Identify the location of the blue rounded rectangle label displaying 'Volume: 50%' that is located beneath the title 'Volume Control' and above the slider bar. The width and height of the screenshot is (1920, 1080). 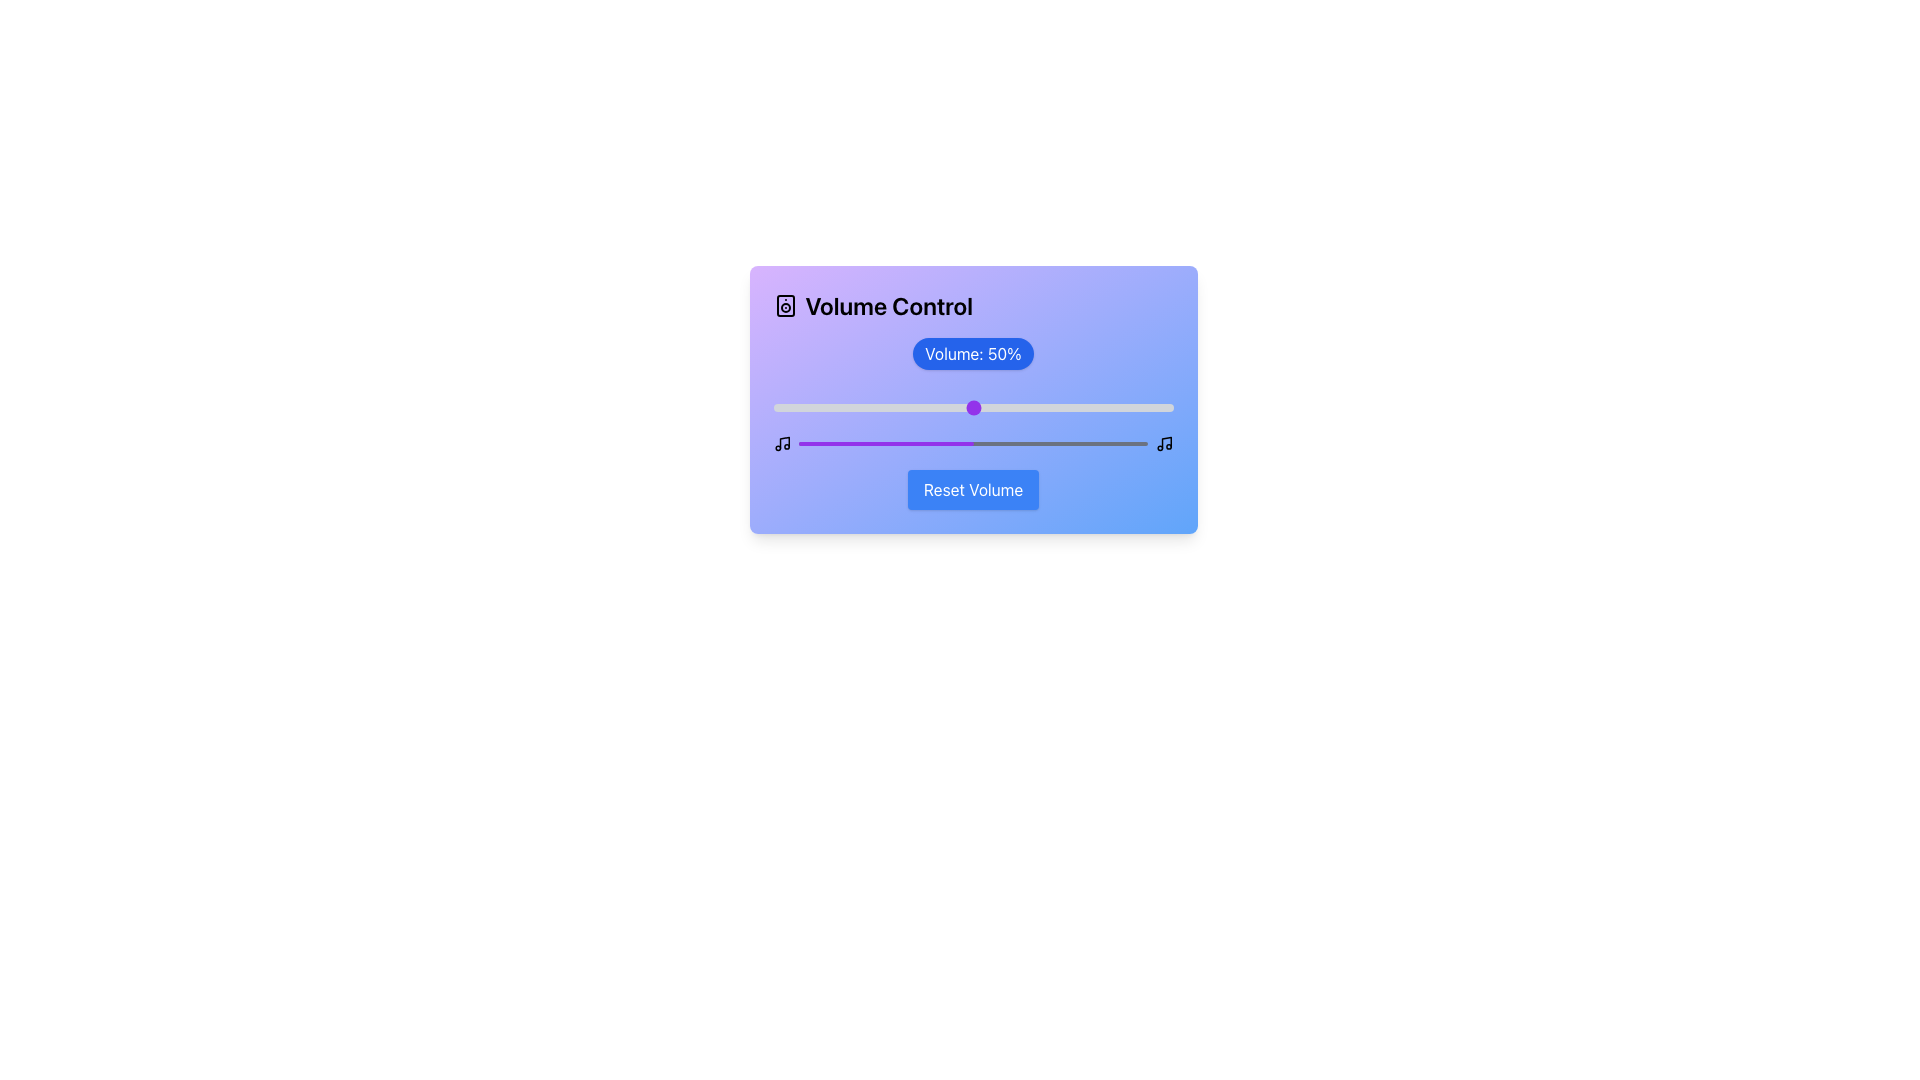
(973, 353).